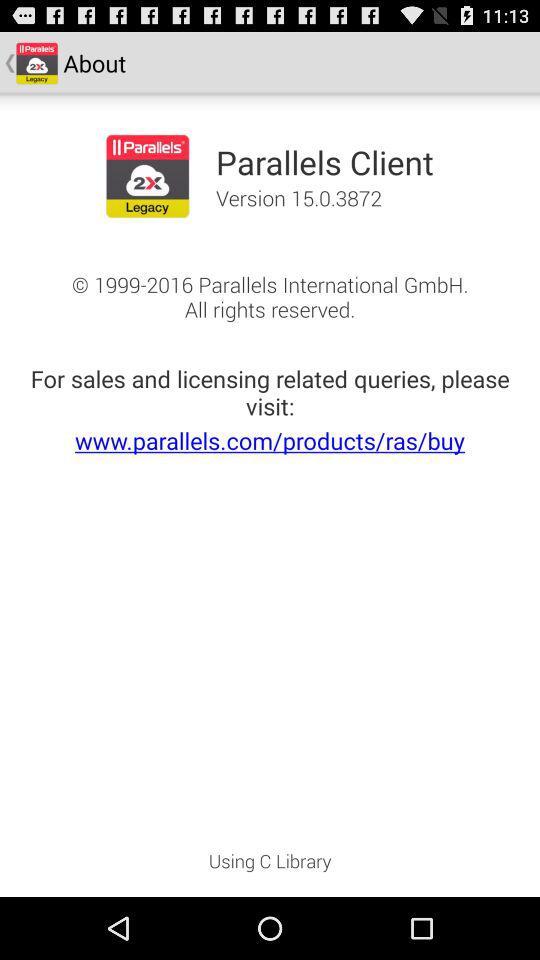  Describe the element at coordinates (270, 866) in the screenshot. I see `using c library icon` at that location.